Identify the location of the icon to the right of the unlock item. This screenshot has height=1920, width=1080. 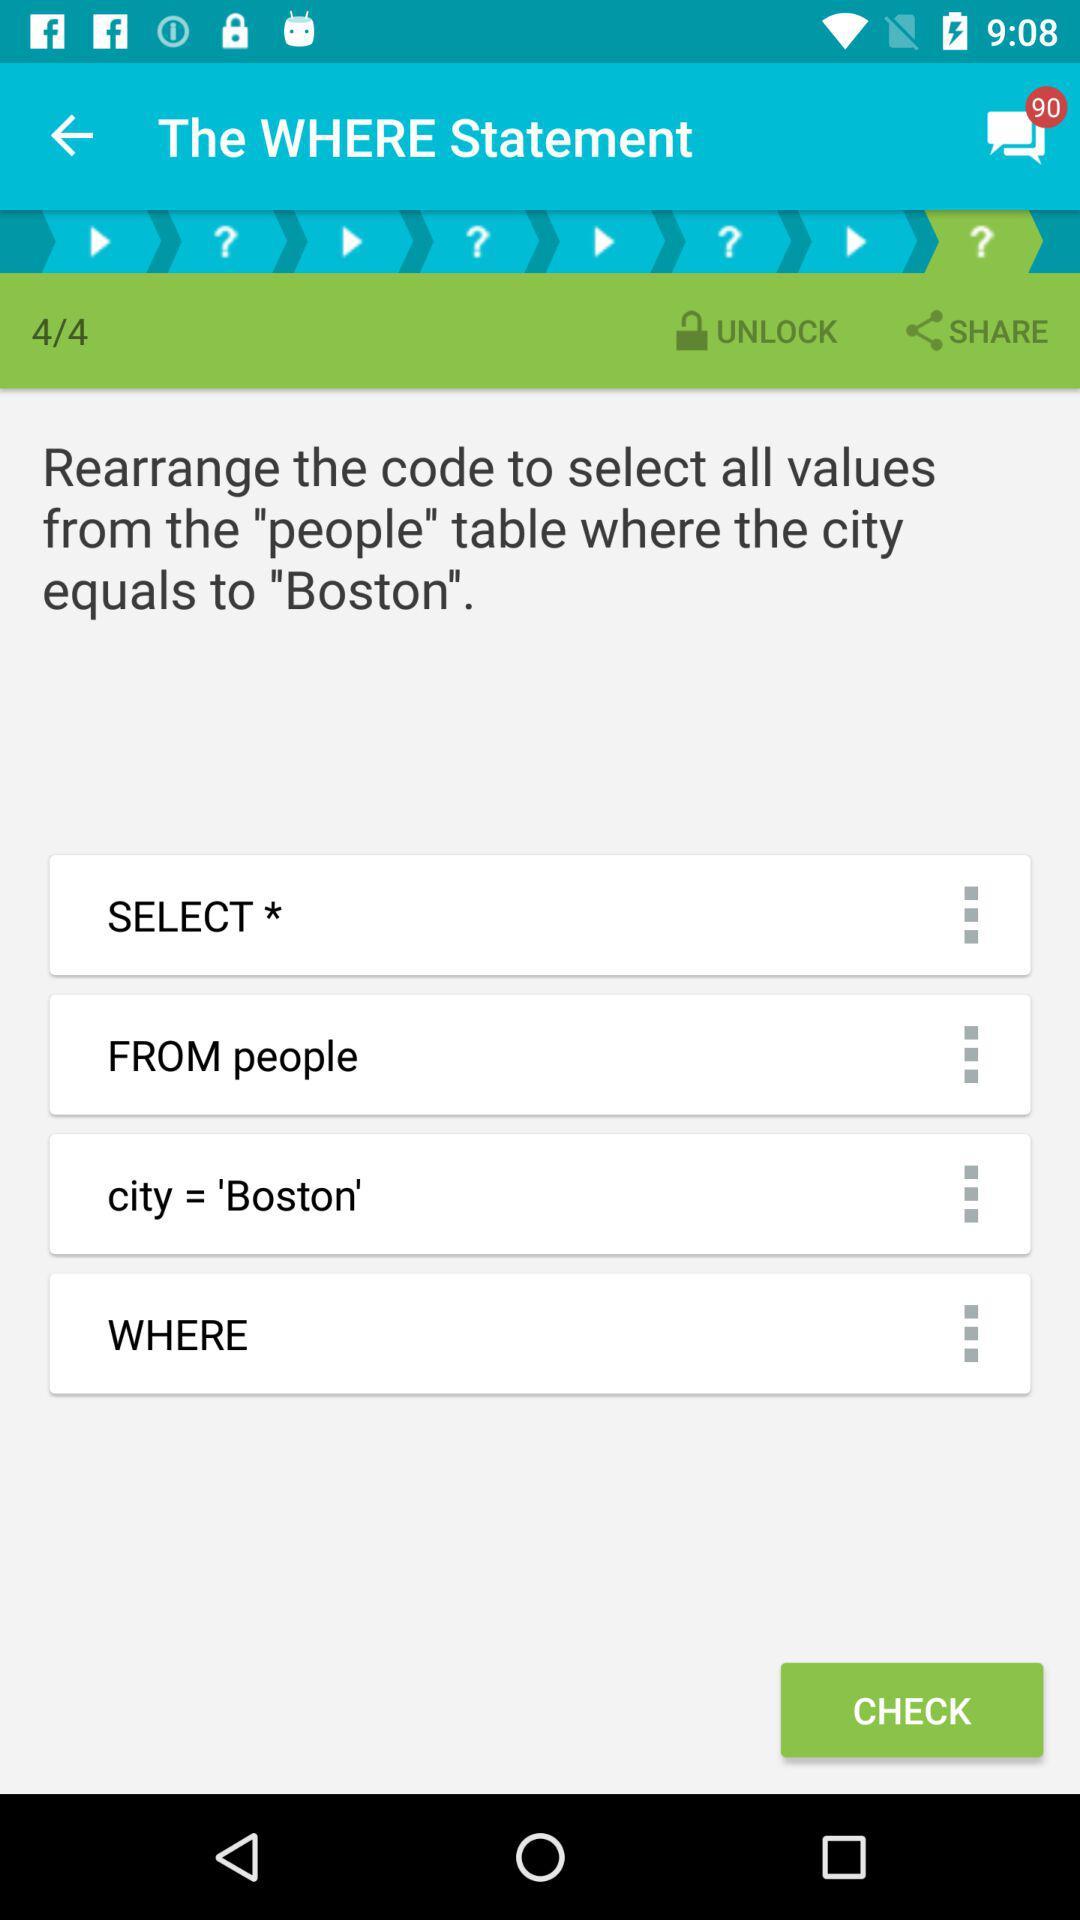
(973, 330).